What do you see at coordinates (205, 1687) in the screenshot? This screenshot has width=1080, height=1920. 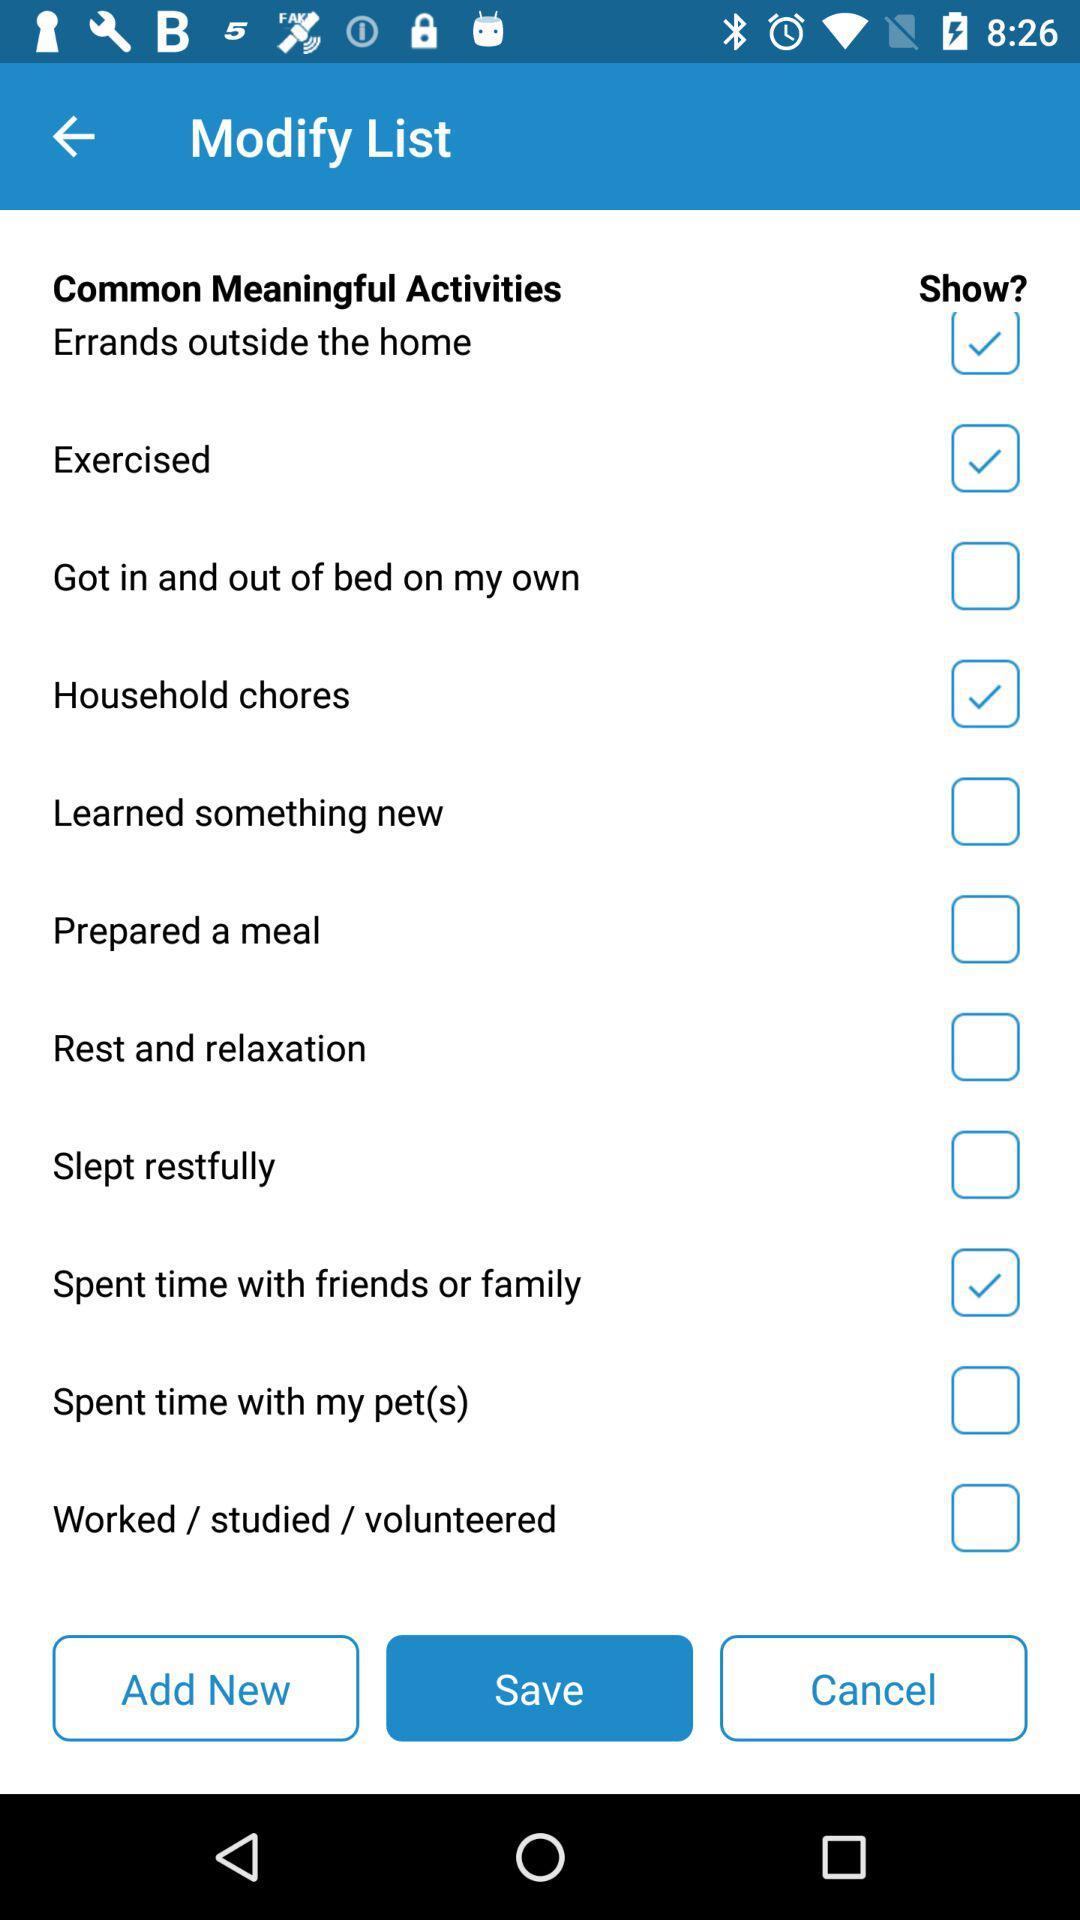 I see `the icon next to the save icon` at bounding box center [205, 1687].